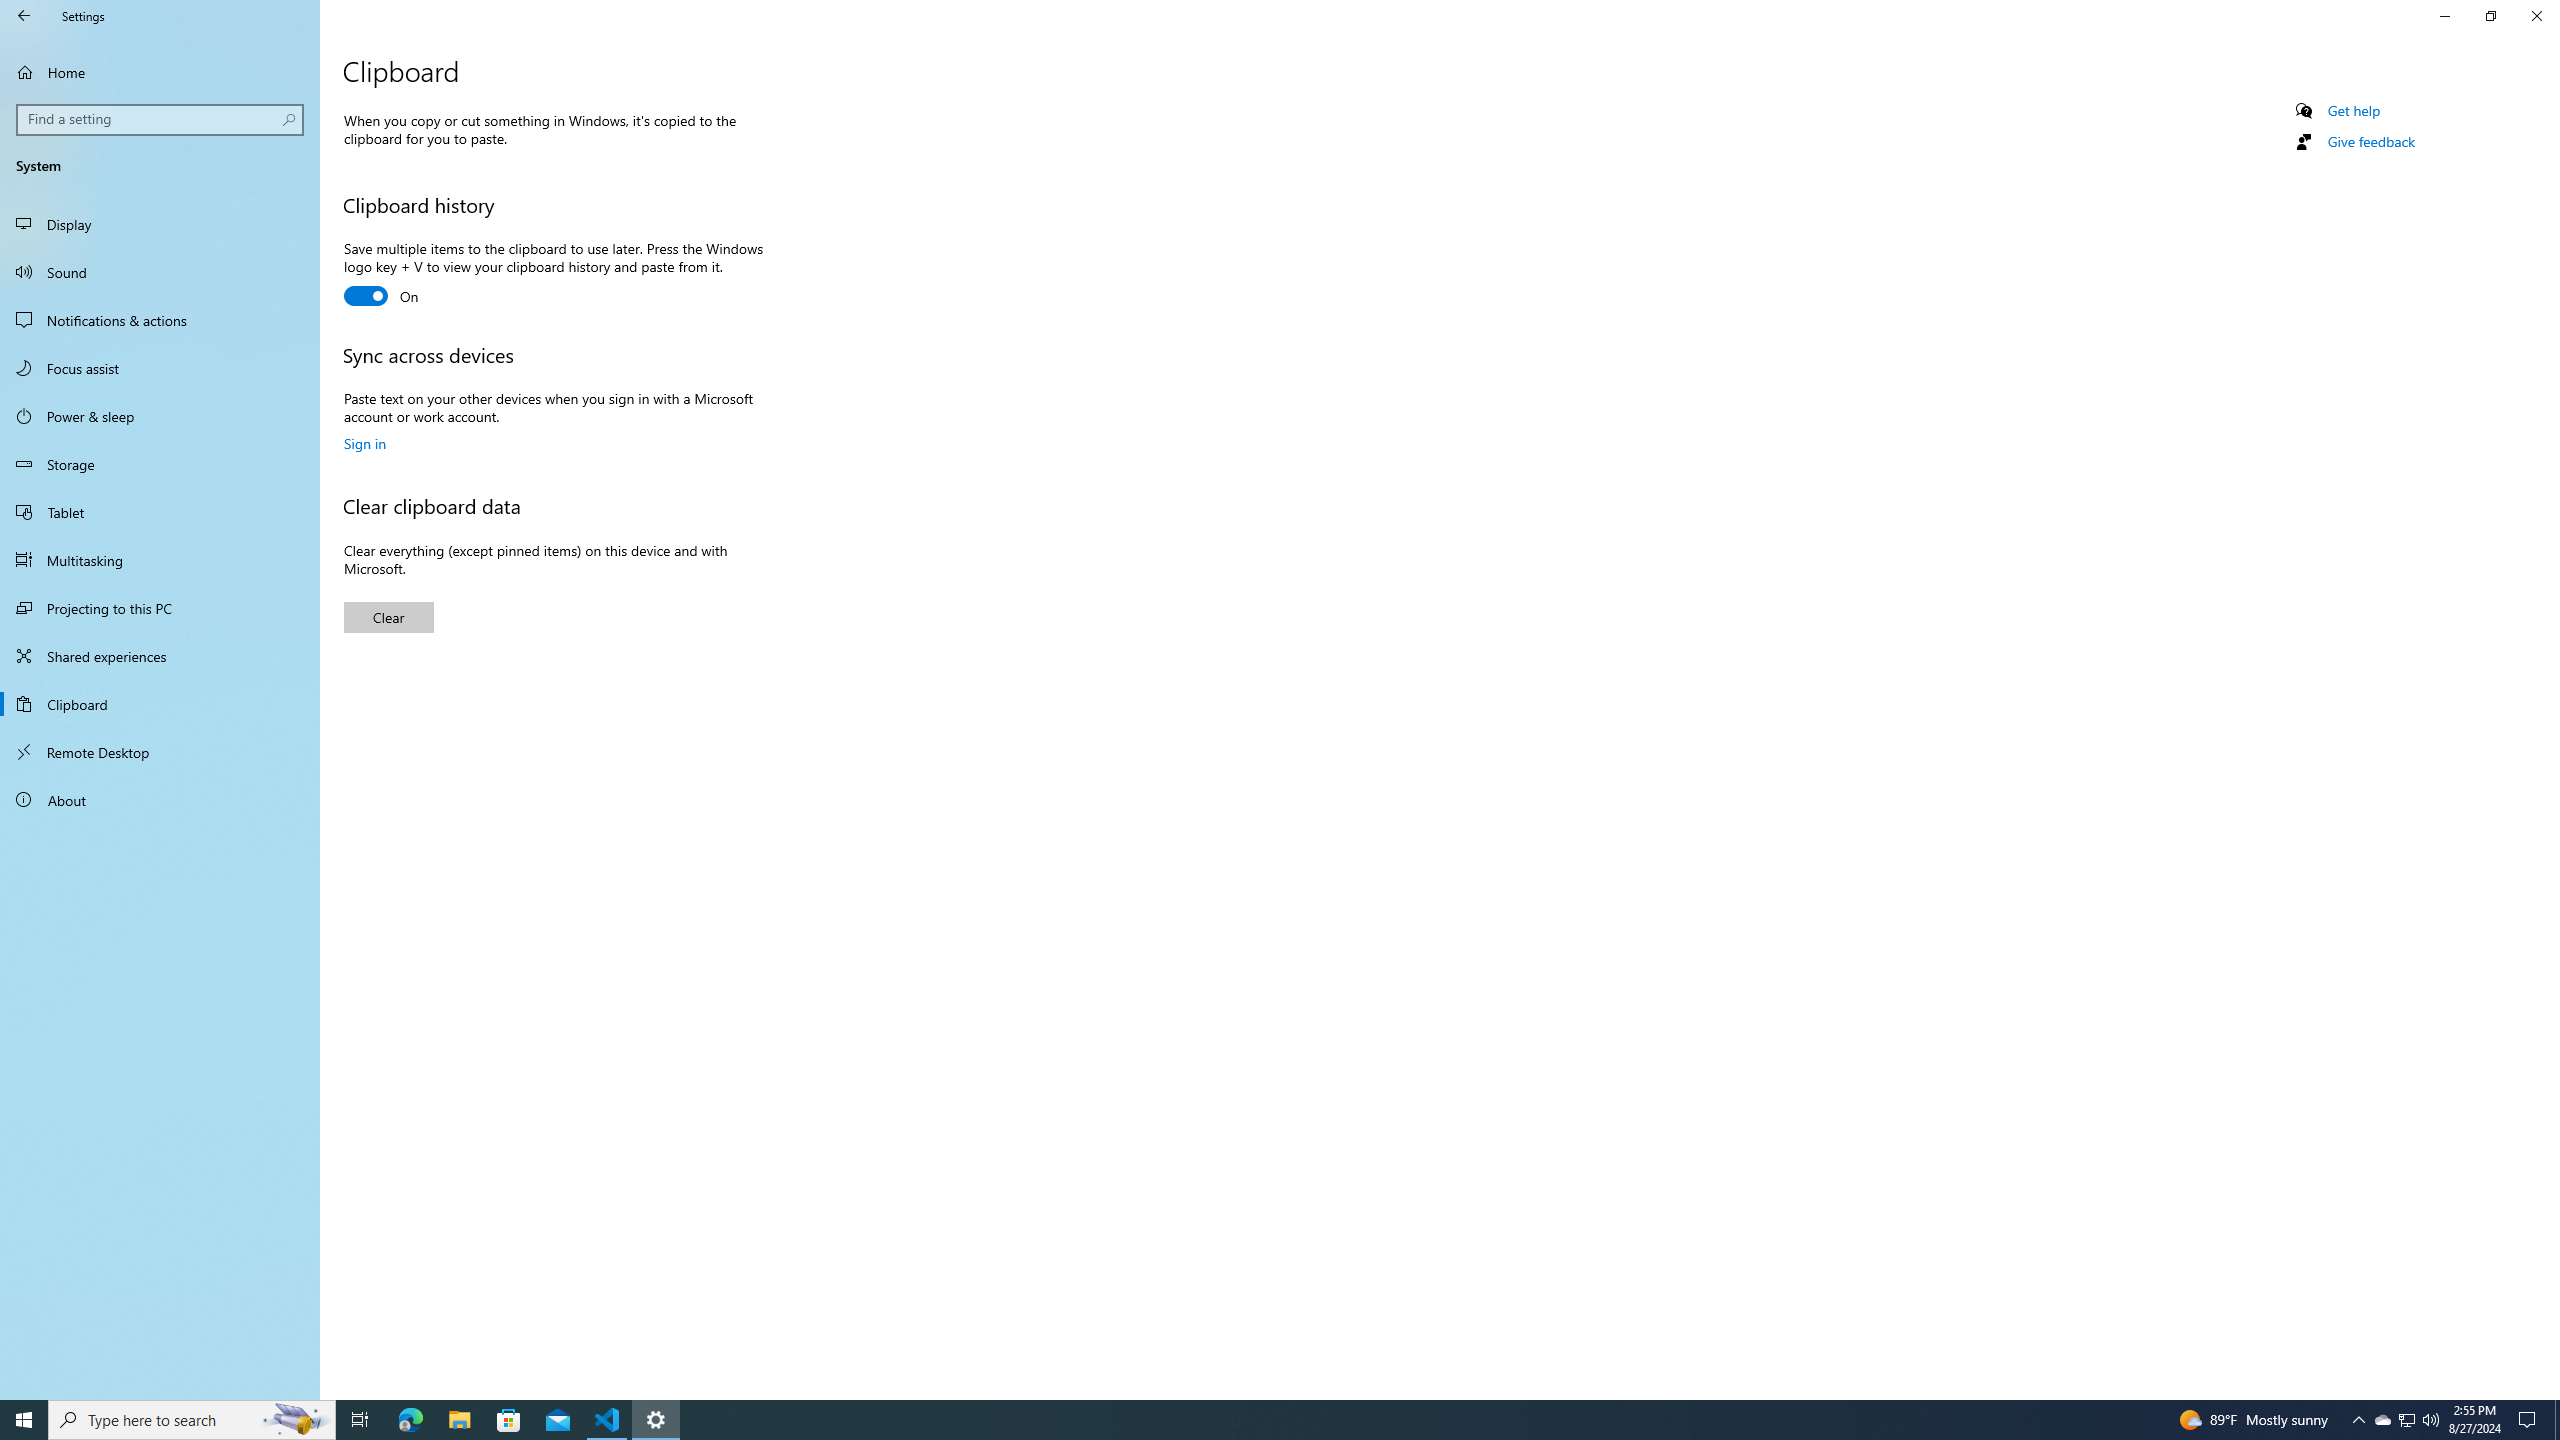 The width and height of the screenshot is (2560, 1440). What do you see at coordinates (159, 608) in the screenshot?
I see `'Projecting to this PC'` at bounding box center [159, 608].